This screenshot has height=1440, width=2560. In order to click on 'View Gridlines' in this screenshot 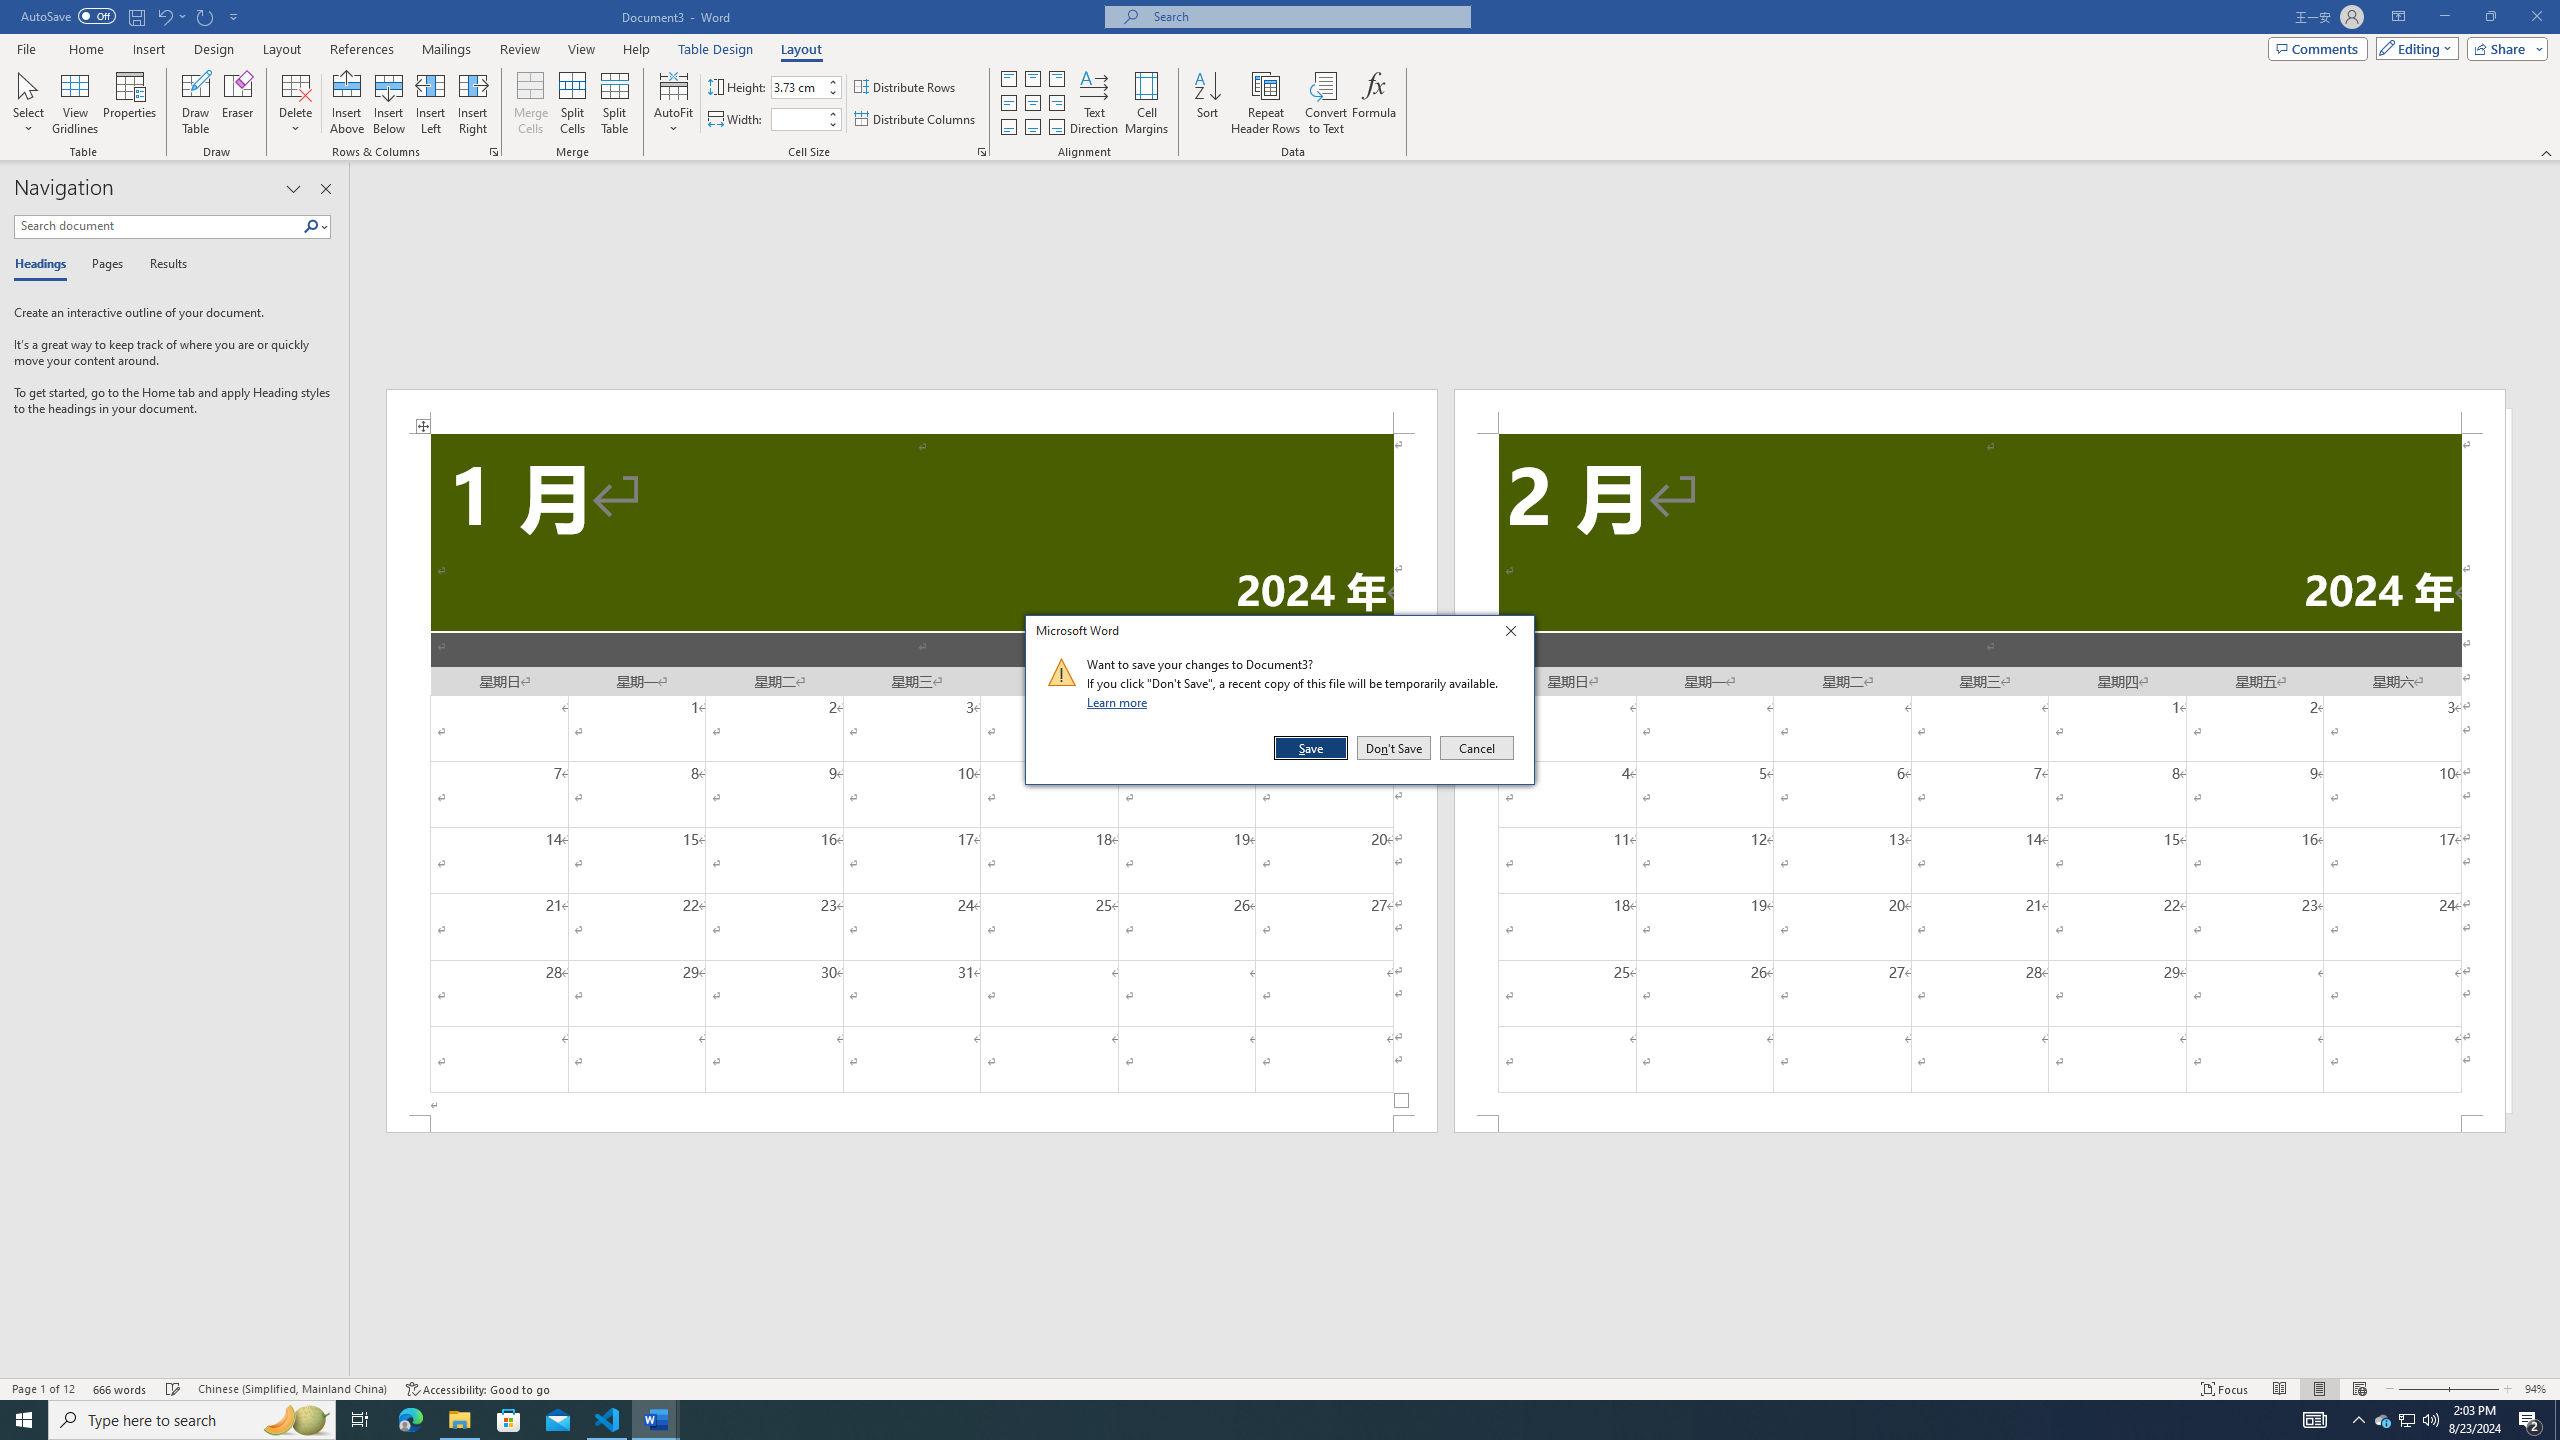, I will do `click(74, 103)`.